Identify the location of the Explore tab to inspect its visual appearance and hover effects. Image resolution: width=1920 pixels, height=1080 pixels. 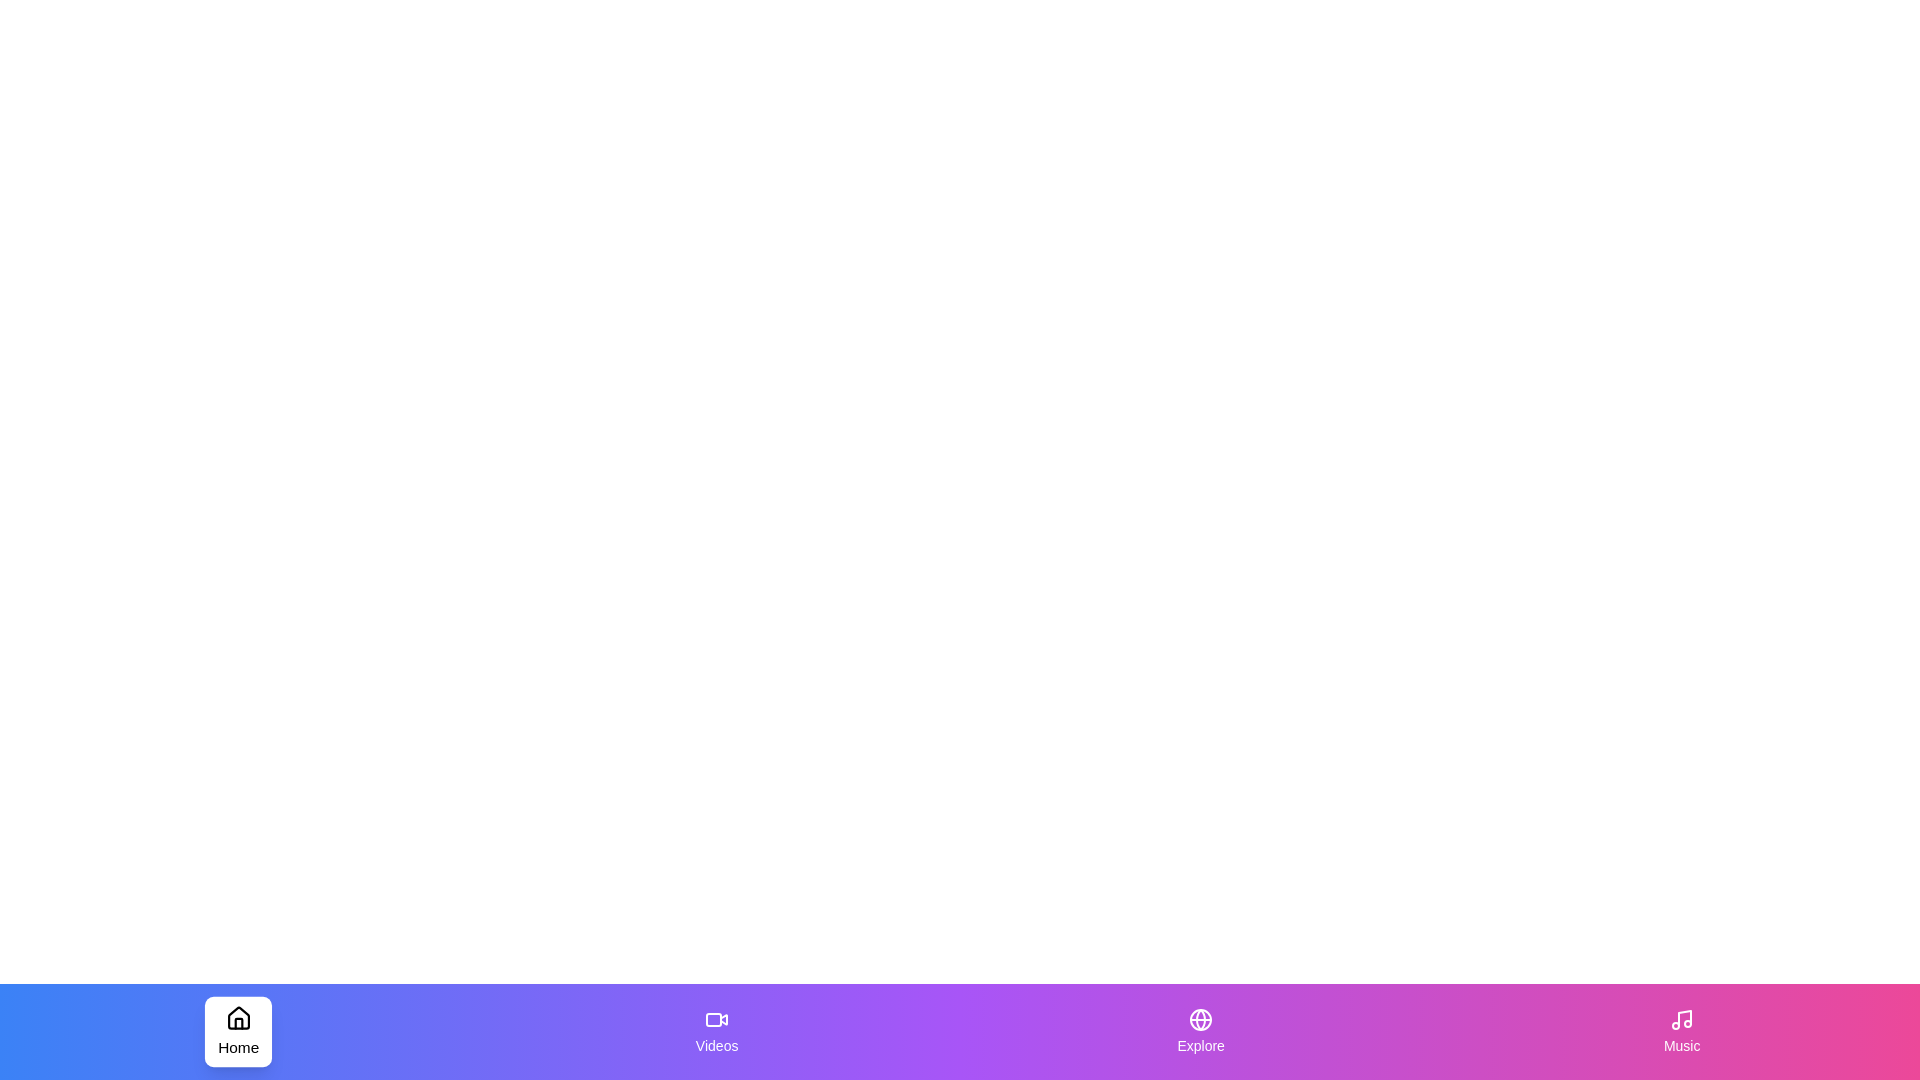
(1200, 1032).